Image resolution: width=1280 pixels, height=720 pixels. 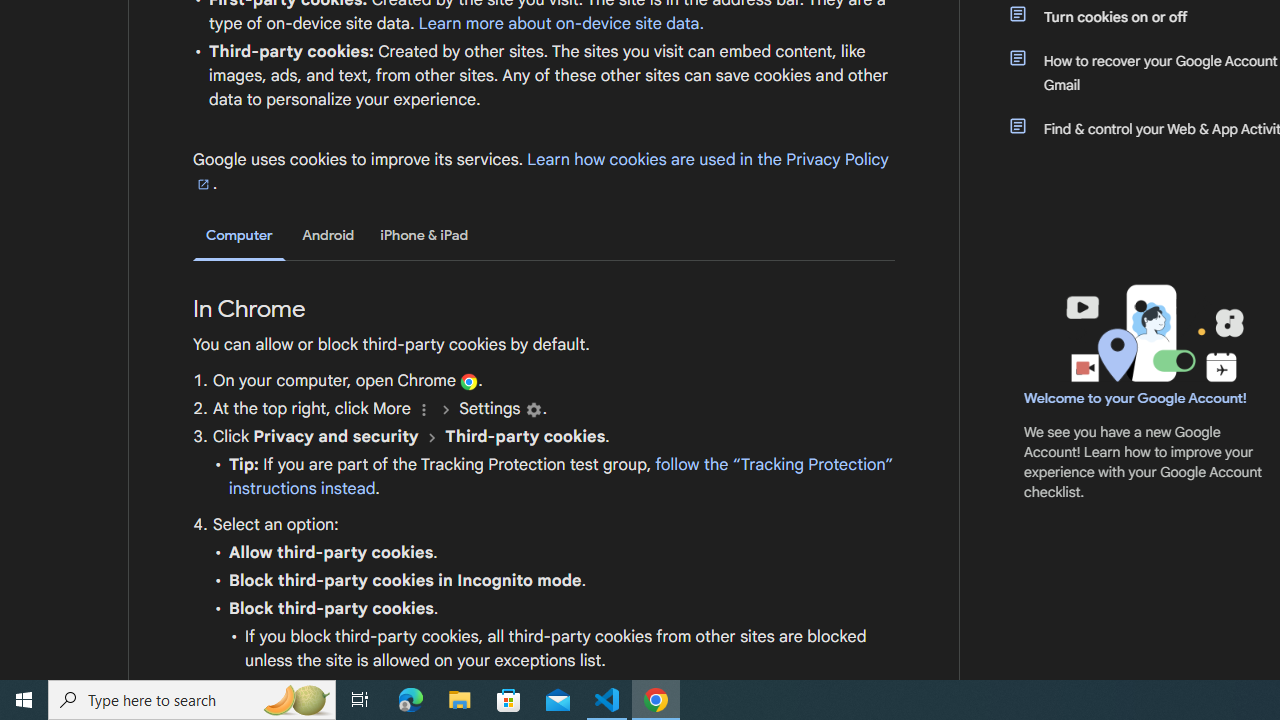 What do you see at coordinates (541, 170) in the screenshot?
I see `'Learn how cookies are used in the Privacy Policy'` at bounding box center [541, 170].